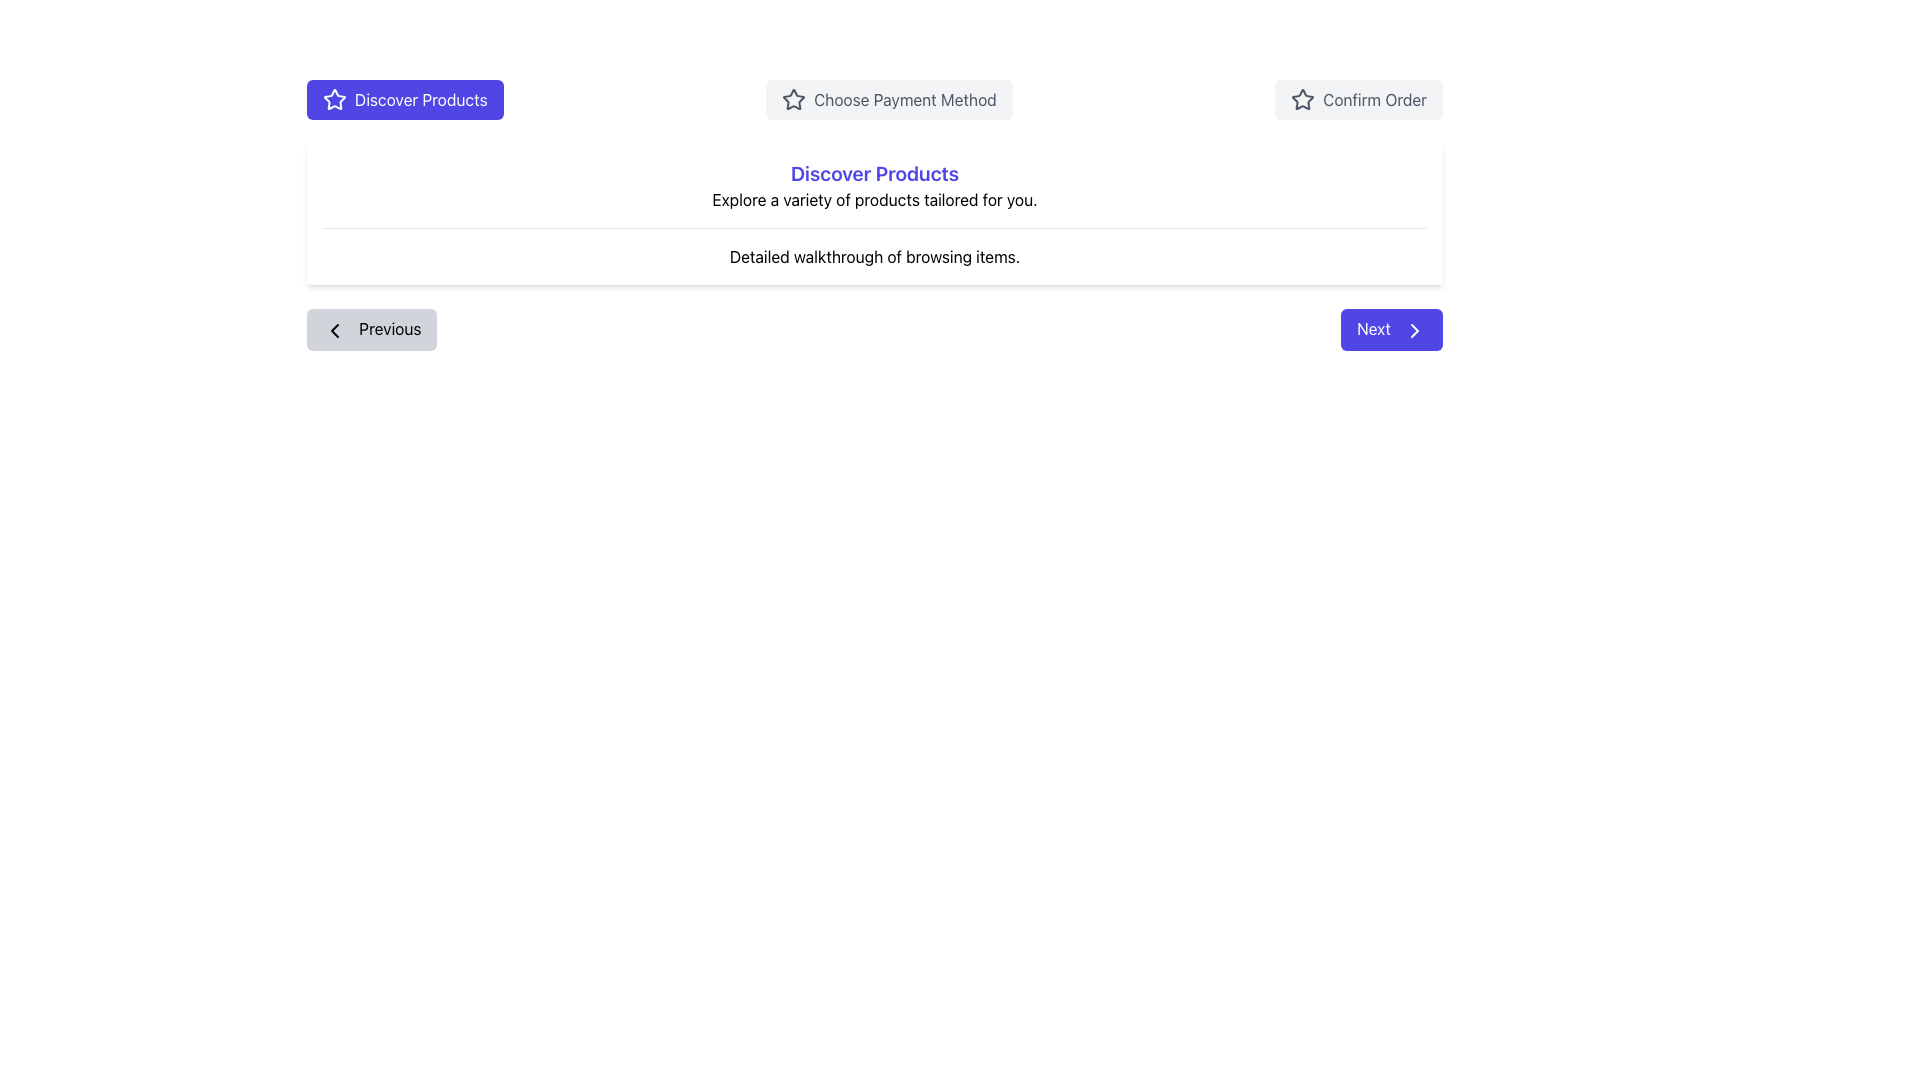 Image resolution: width=1920 pixels, height=1080 pixels. What do you see at coordinates (1414, 329) in the screenshot?
I see `the right-pointing arrow icon located within the 'Next' button at the bottom-right corner of the interface` at bounding box center [1414, 329].